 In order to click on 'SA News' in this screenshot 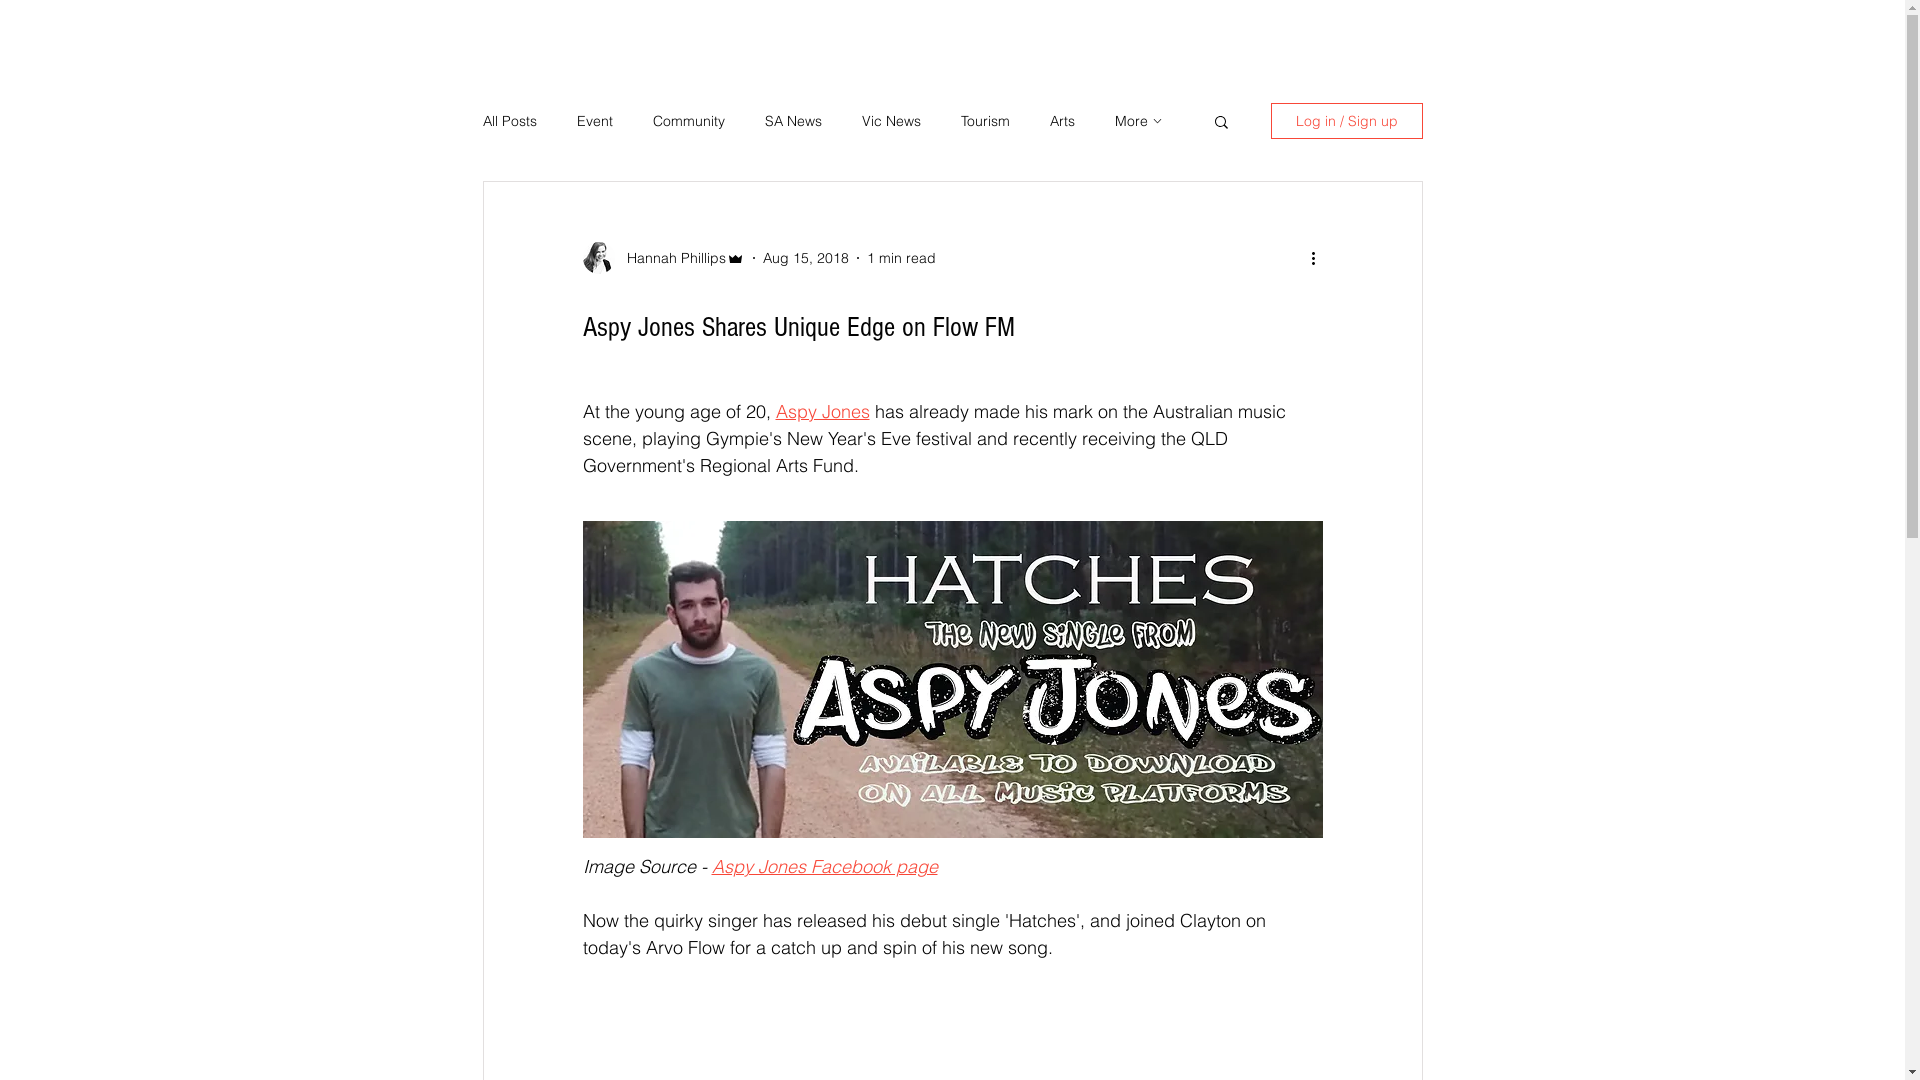, I will do `click(791, 120)`.